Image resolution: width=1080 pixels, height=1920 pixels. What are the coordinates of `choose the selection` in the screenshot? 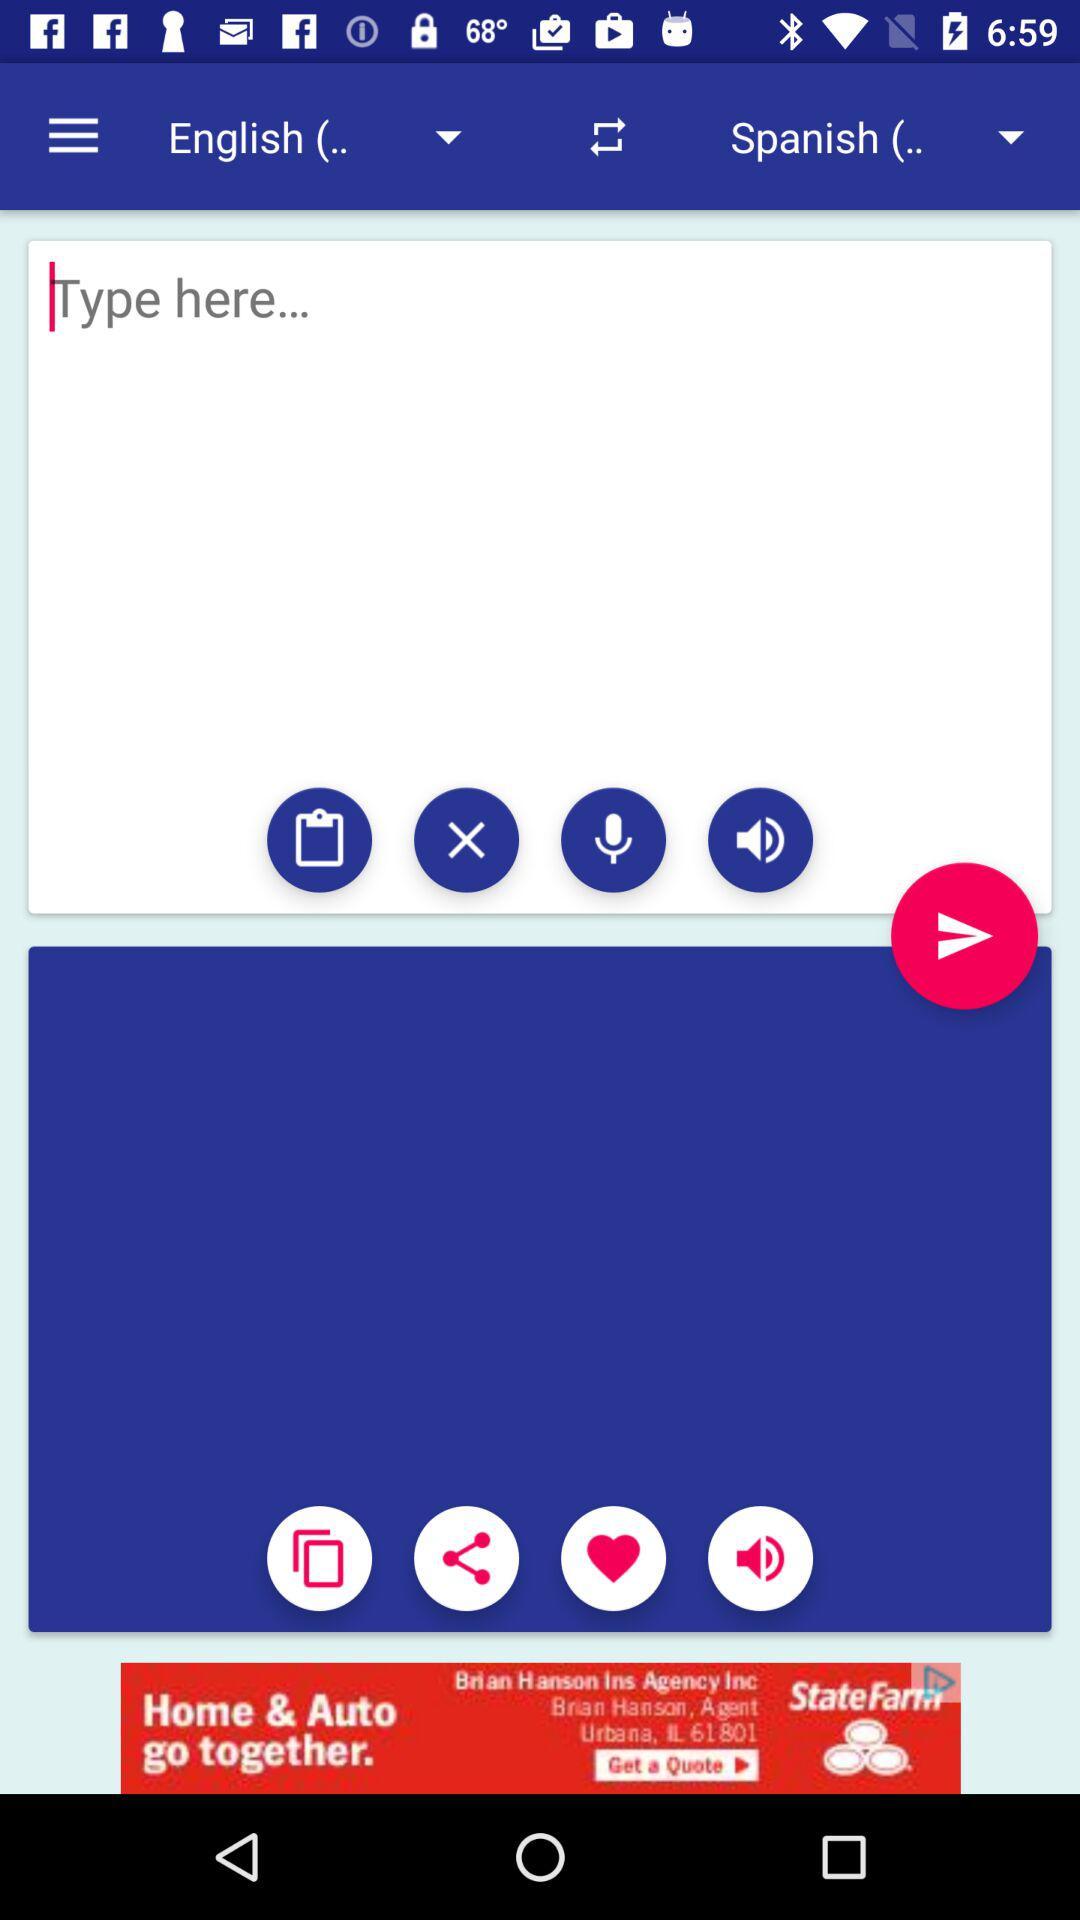 It's located at (466, 1557).